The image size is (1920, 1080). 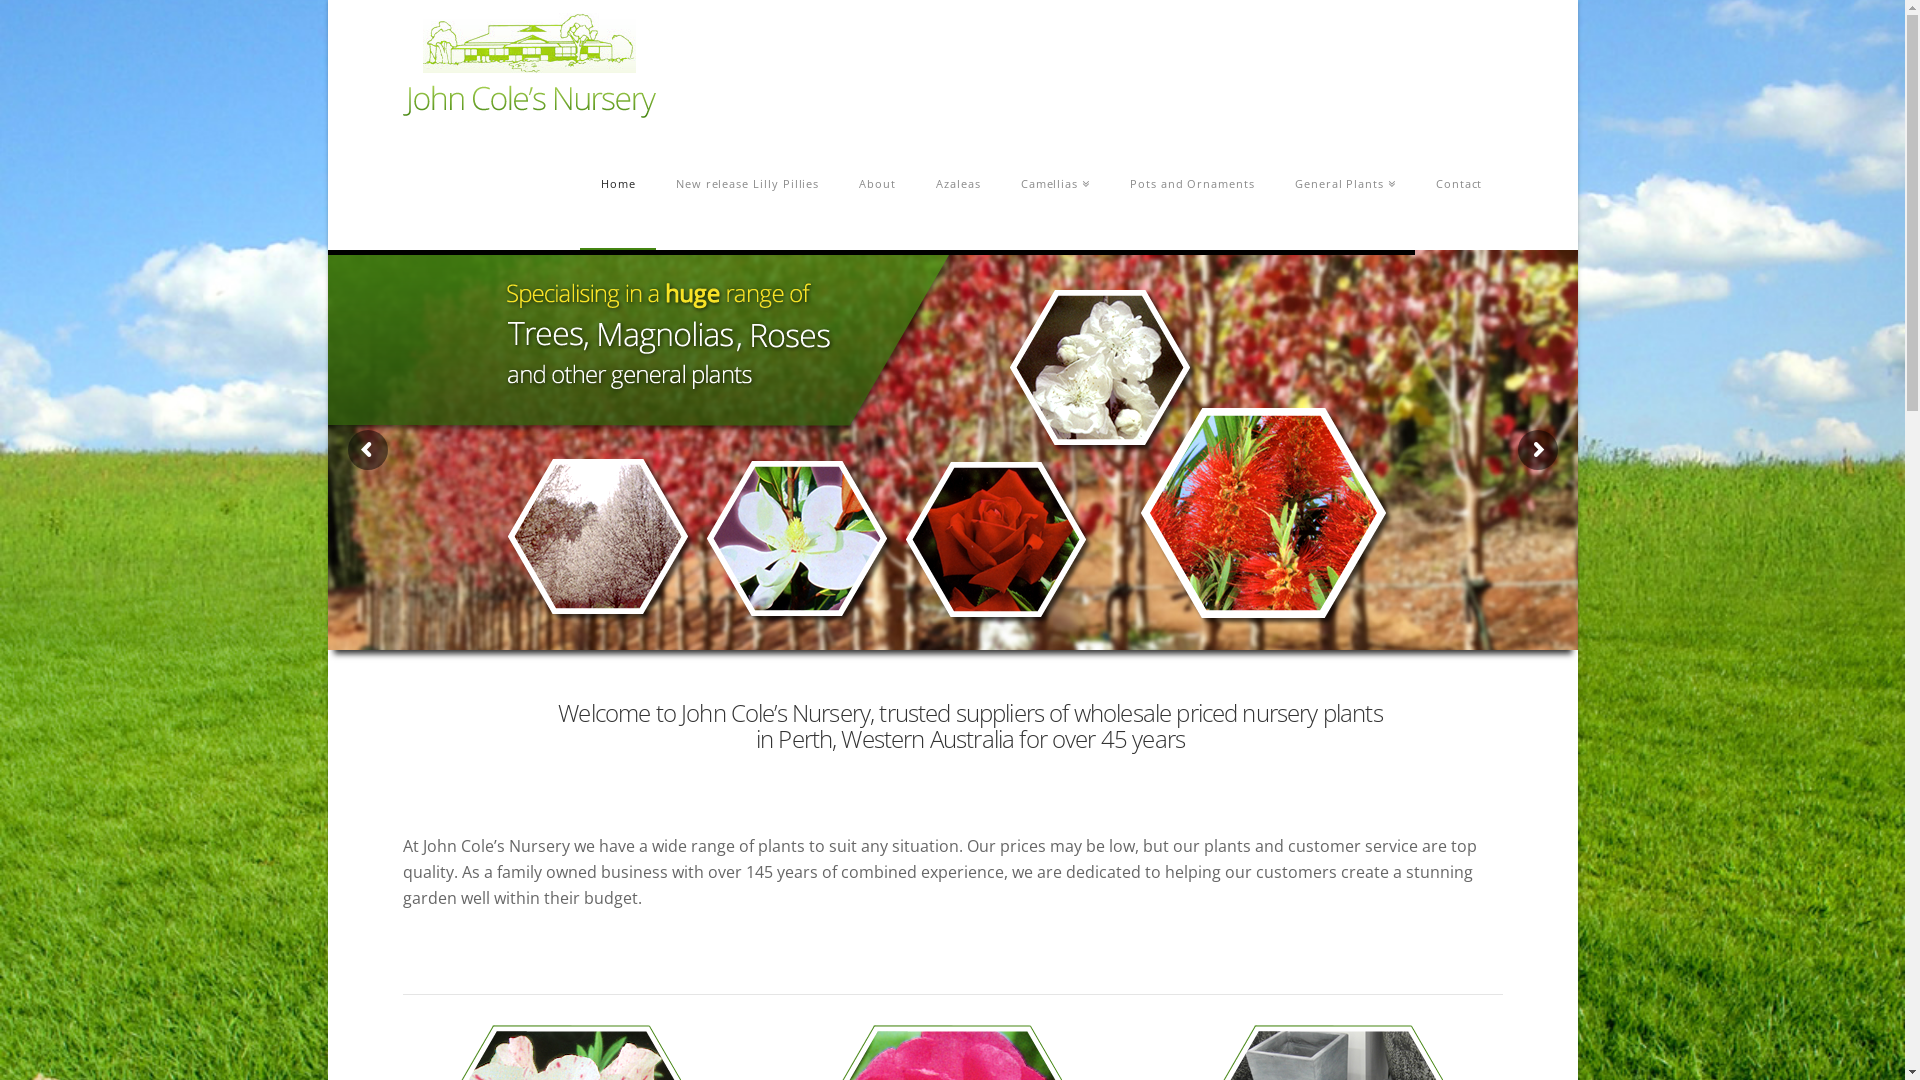 I want to click on 'Home', so click(x=617, y=182).